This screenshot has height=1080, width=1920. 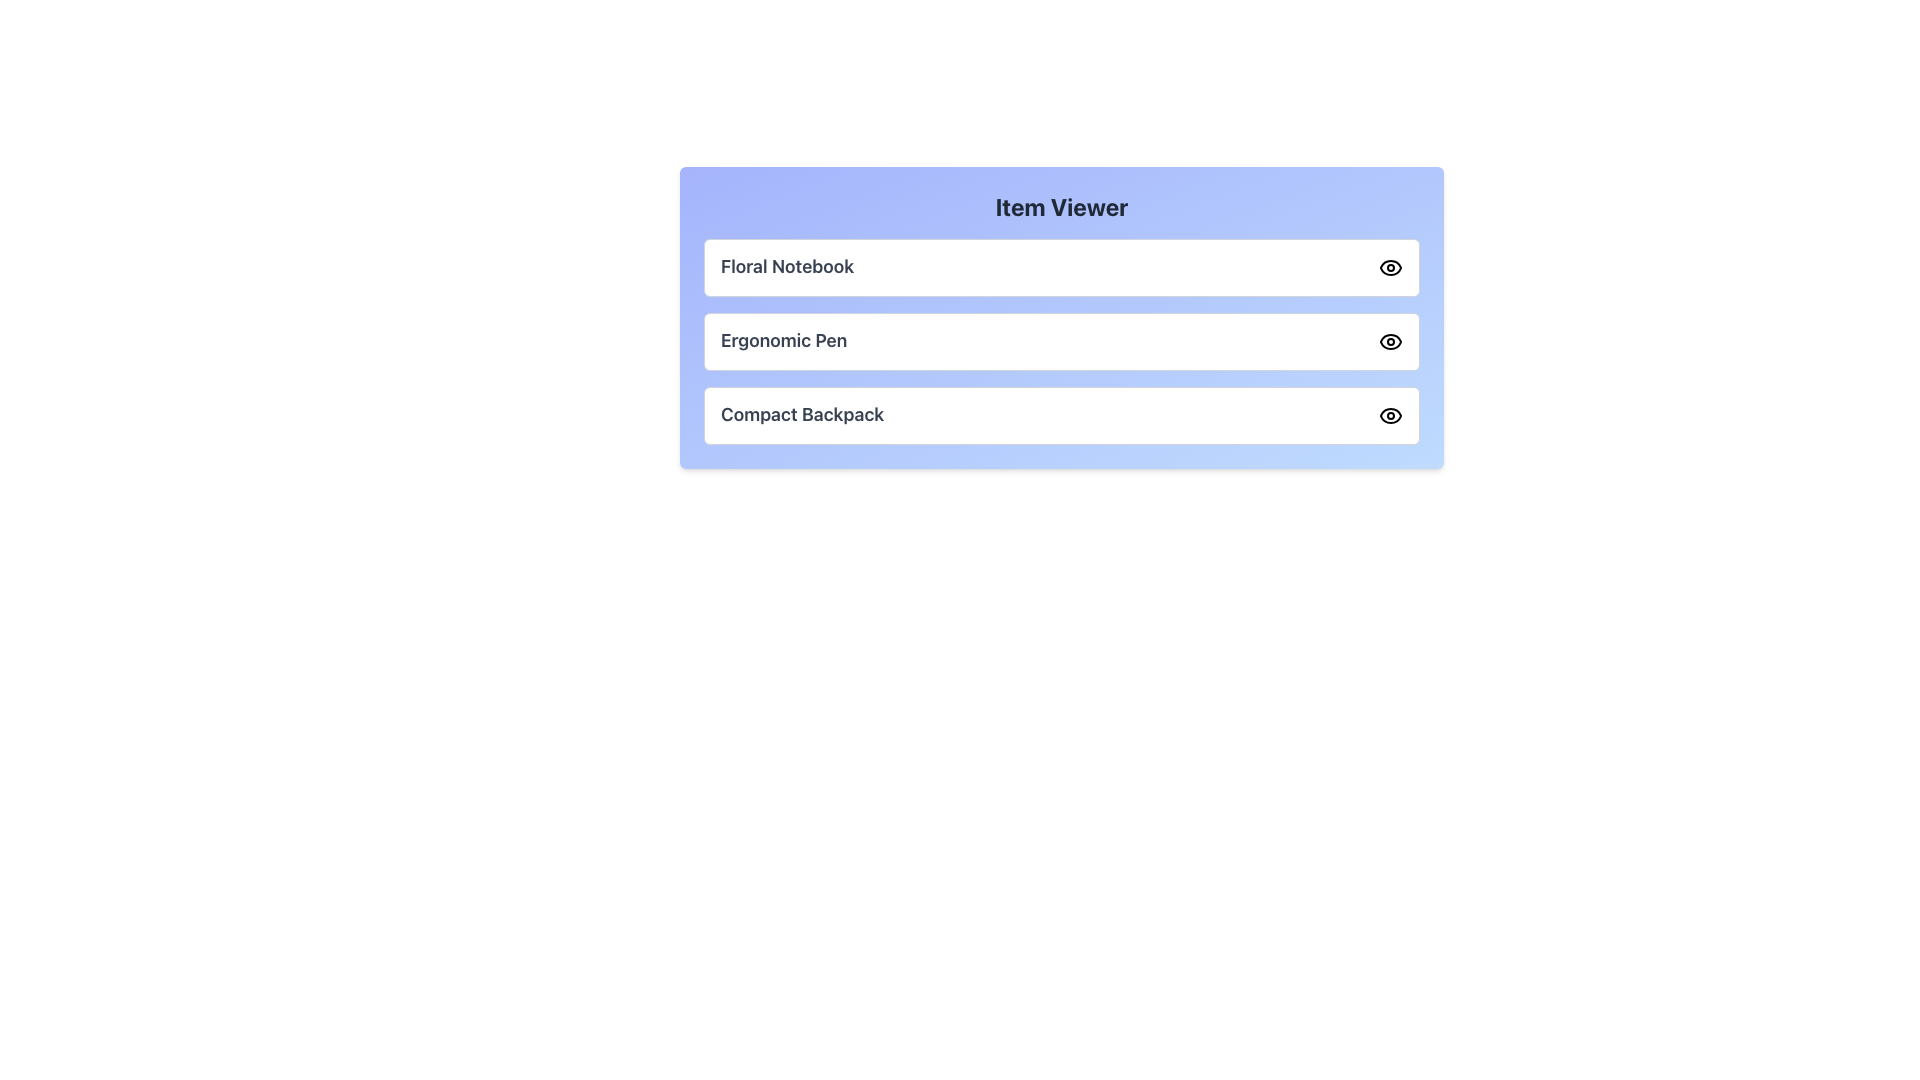 I want to click on the 'Ergonomic Pen' list item, so click(x=1060, y=341).